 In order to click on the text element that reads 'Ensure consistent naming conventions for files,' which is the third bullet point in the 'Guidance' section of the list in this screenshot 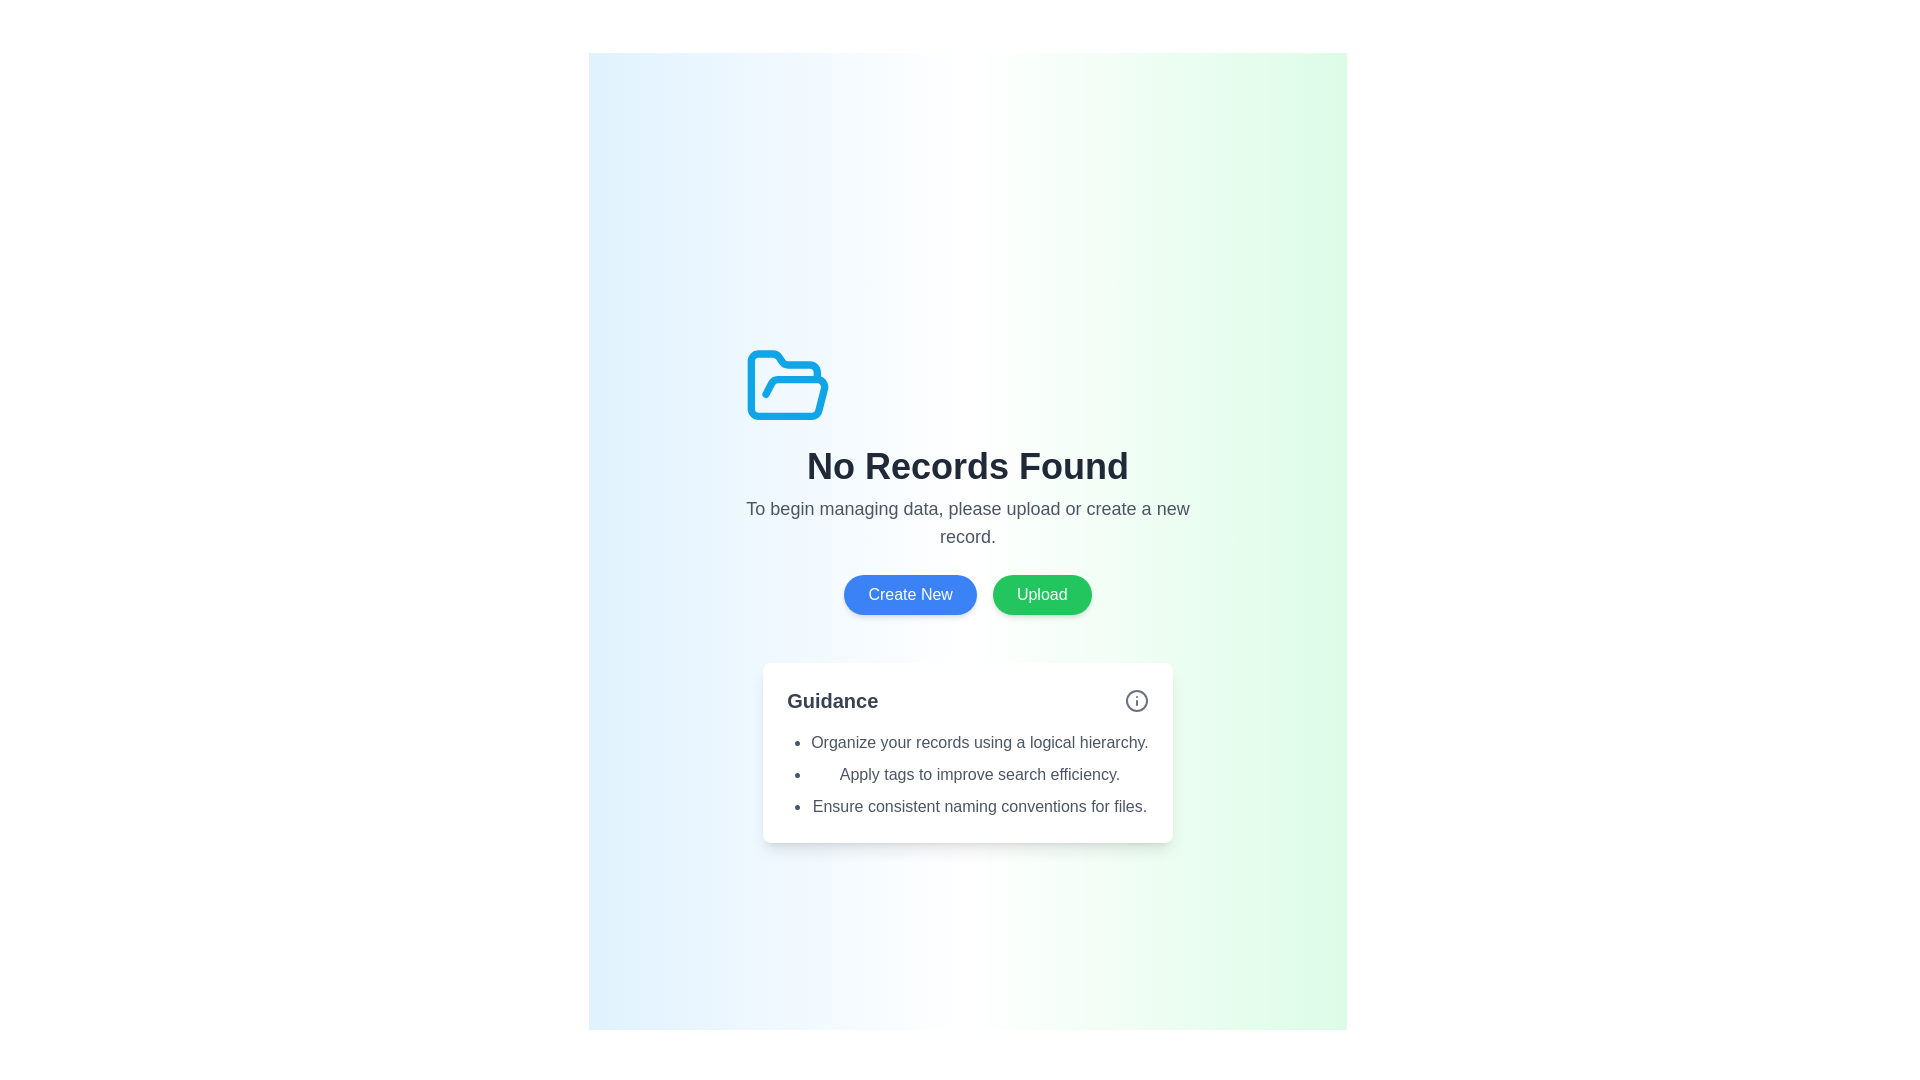, I will do `click(979, 805)`.